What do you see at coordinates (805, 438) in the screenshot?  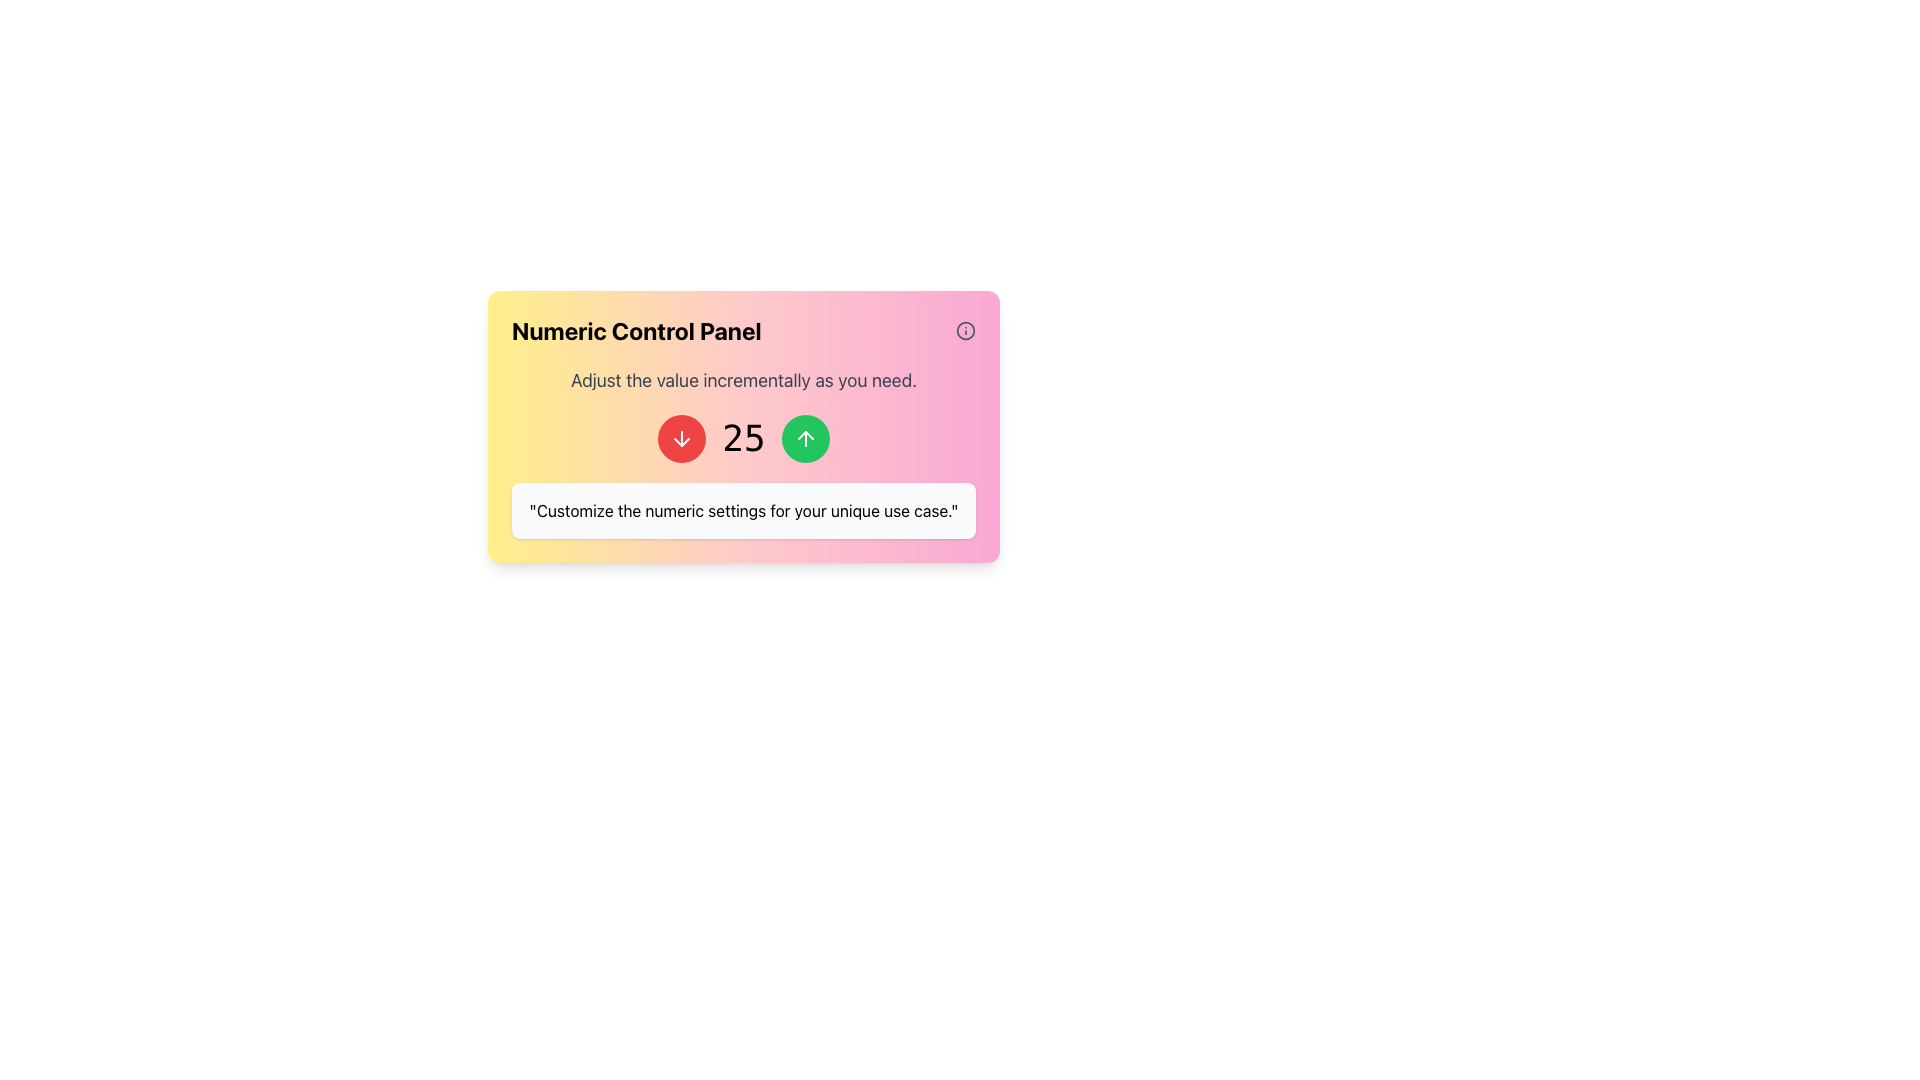 I see `the circular button with a green background and a white upward arrow icon, located at the far right of the Numeric Control Panel, to increment the number` at bounding box center [805, 438].